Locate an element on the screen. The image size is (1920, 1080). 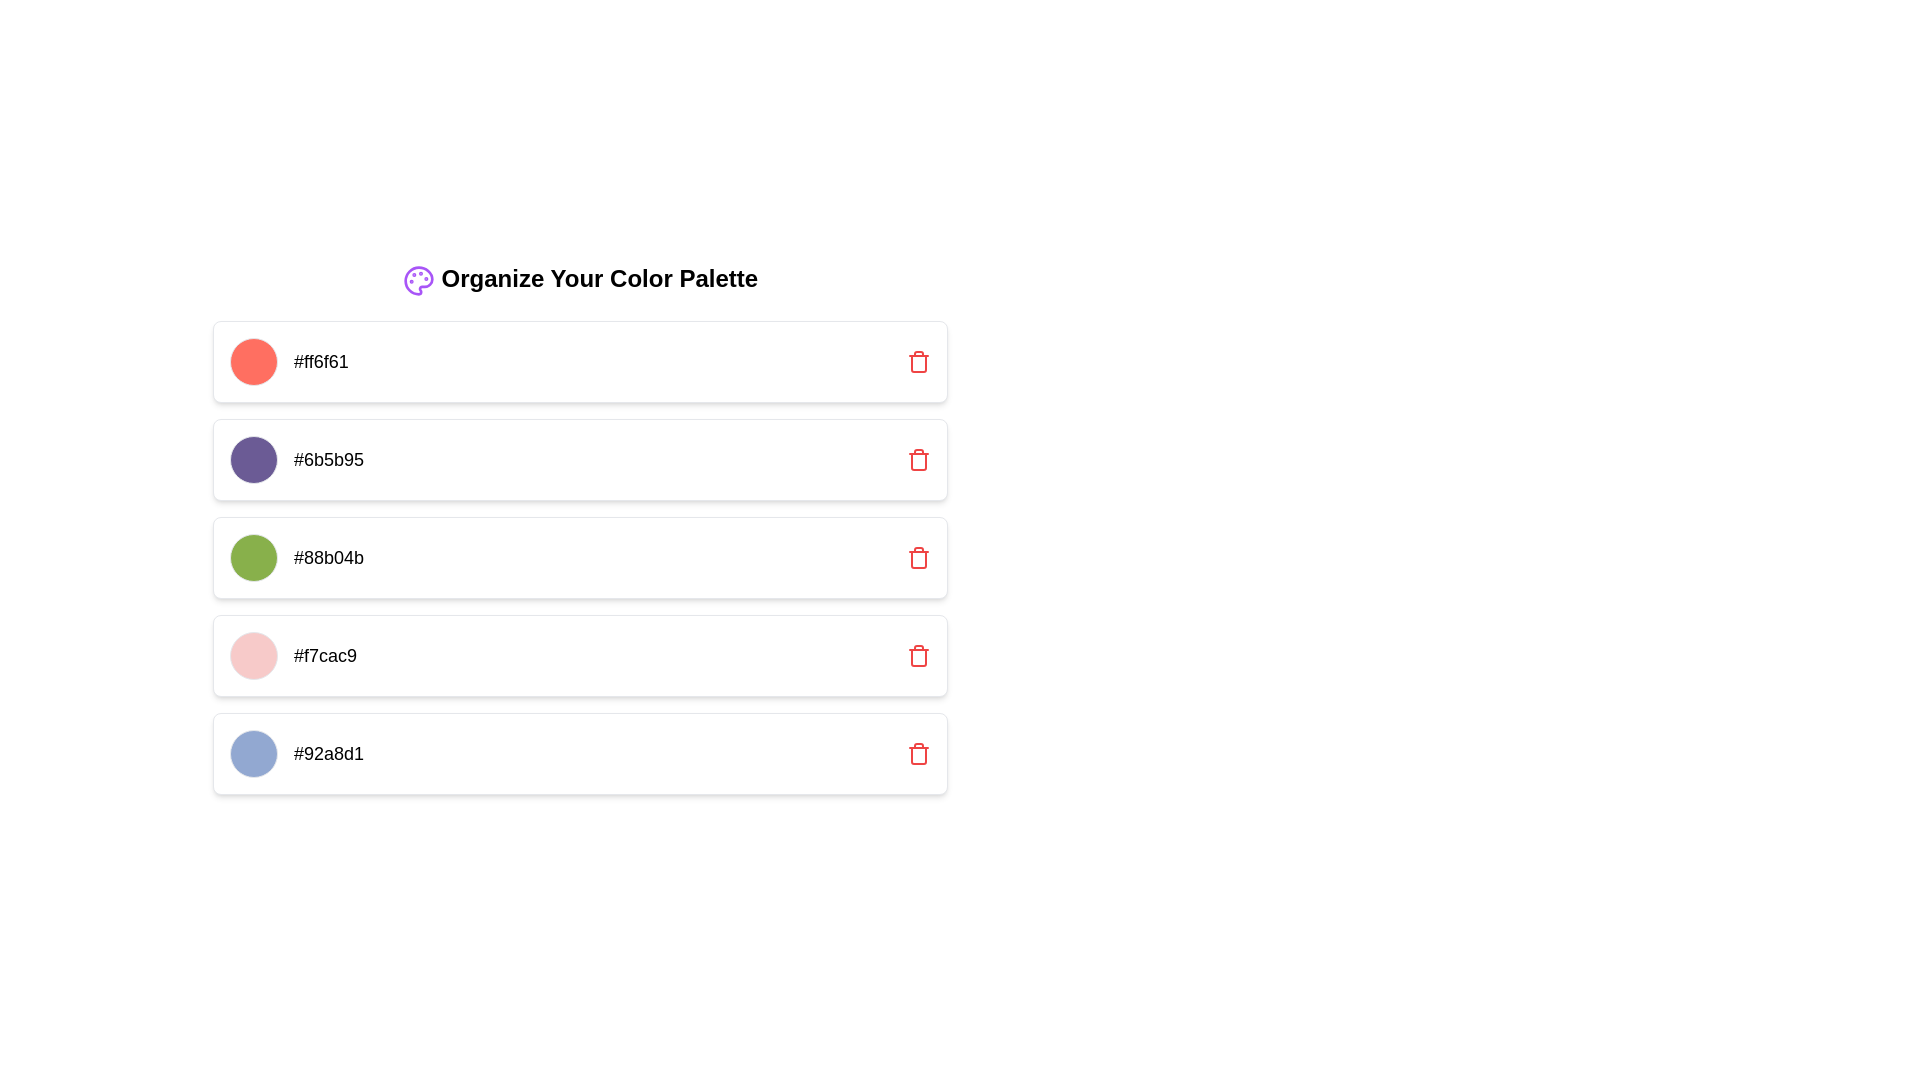
text element displaying the hexadecimal color code '#92a8d1', which is positioned in the last row of the color palette, to the right of the corresponding circular color indicator is located at coordinates (329, 753).